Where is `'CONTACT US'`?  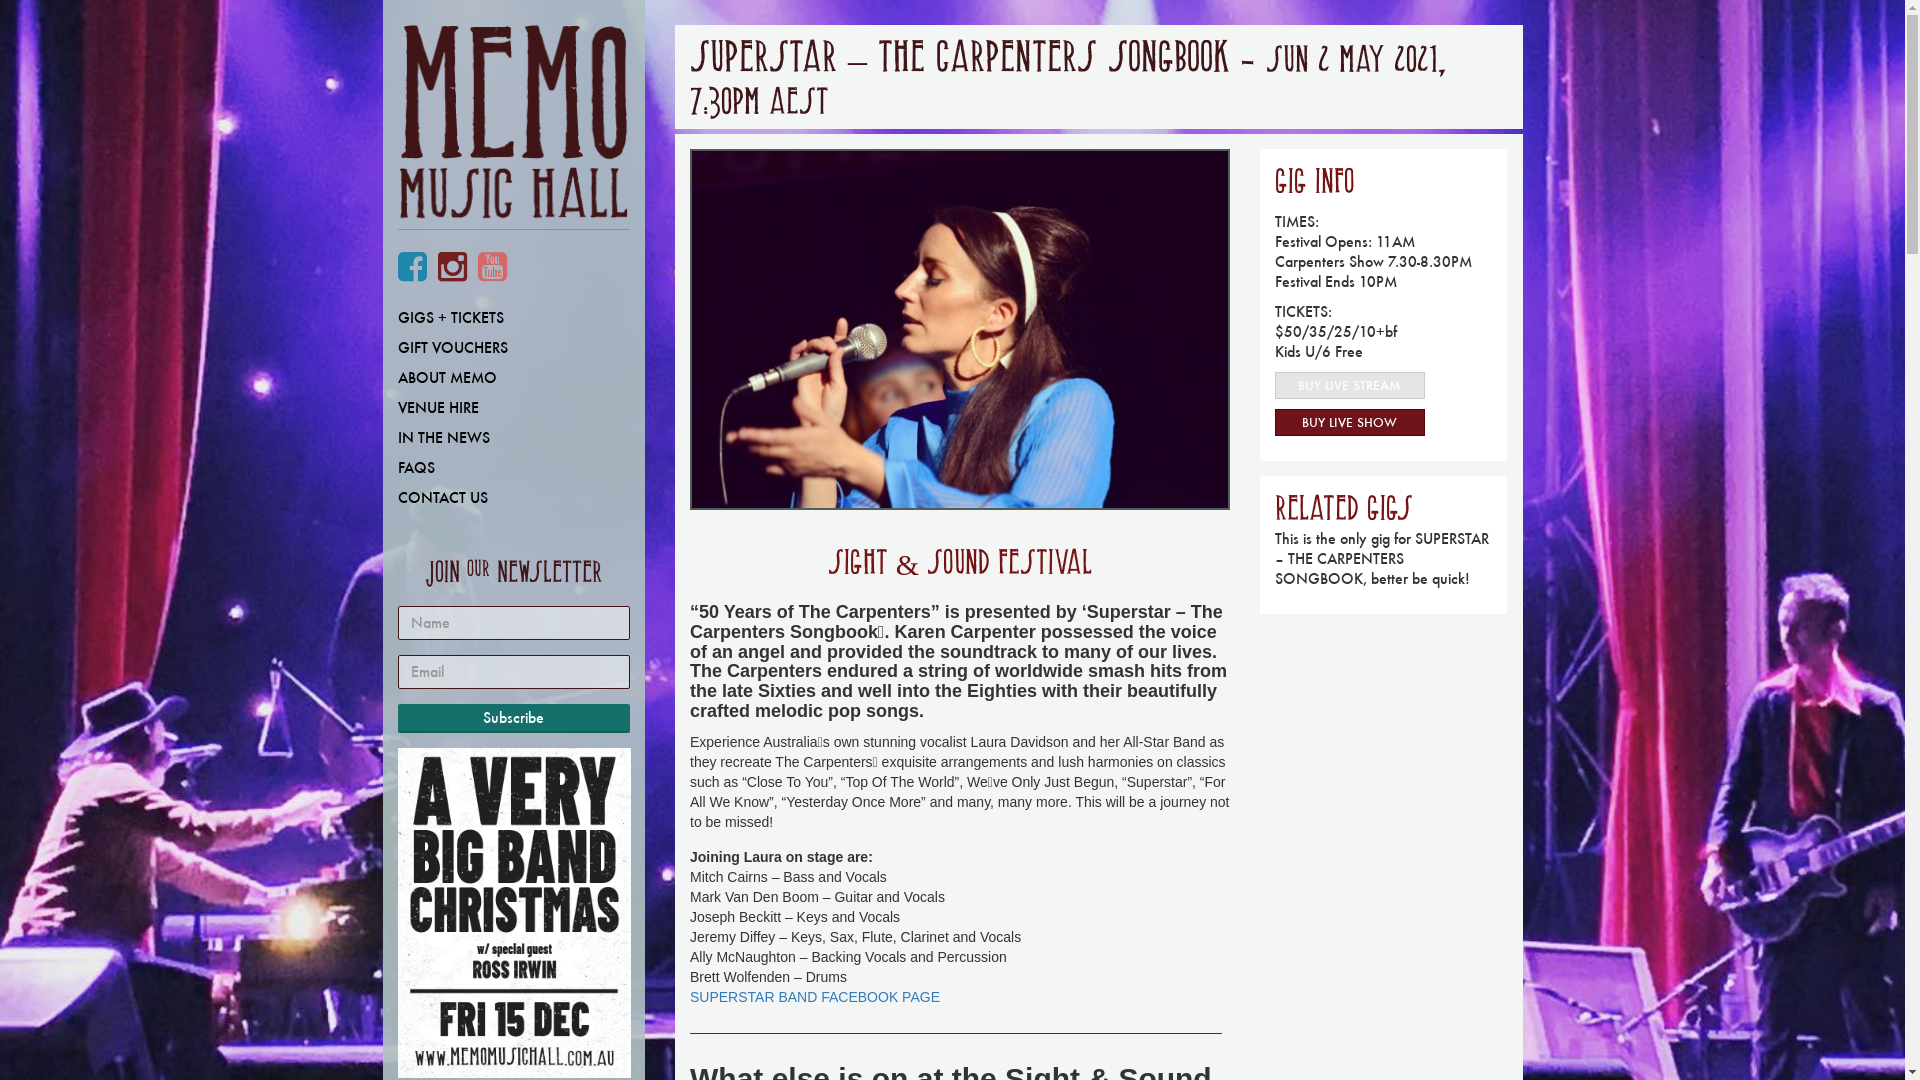
'CONTACT US' is located at coordinates (513, 496).